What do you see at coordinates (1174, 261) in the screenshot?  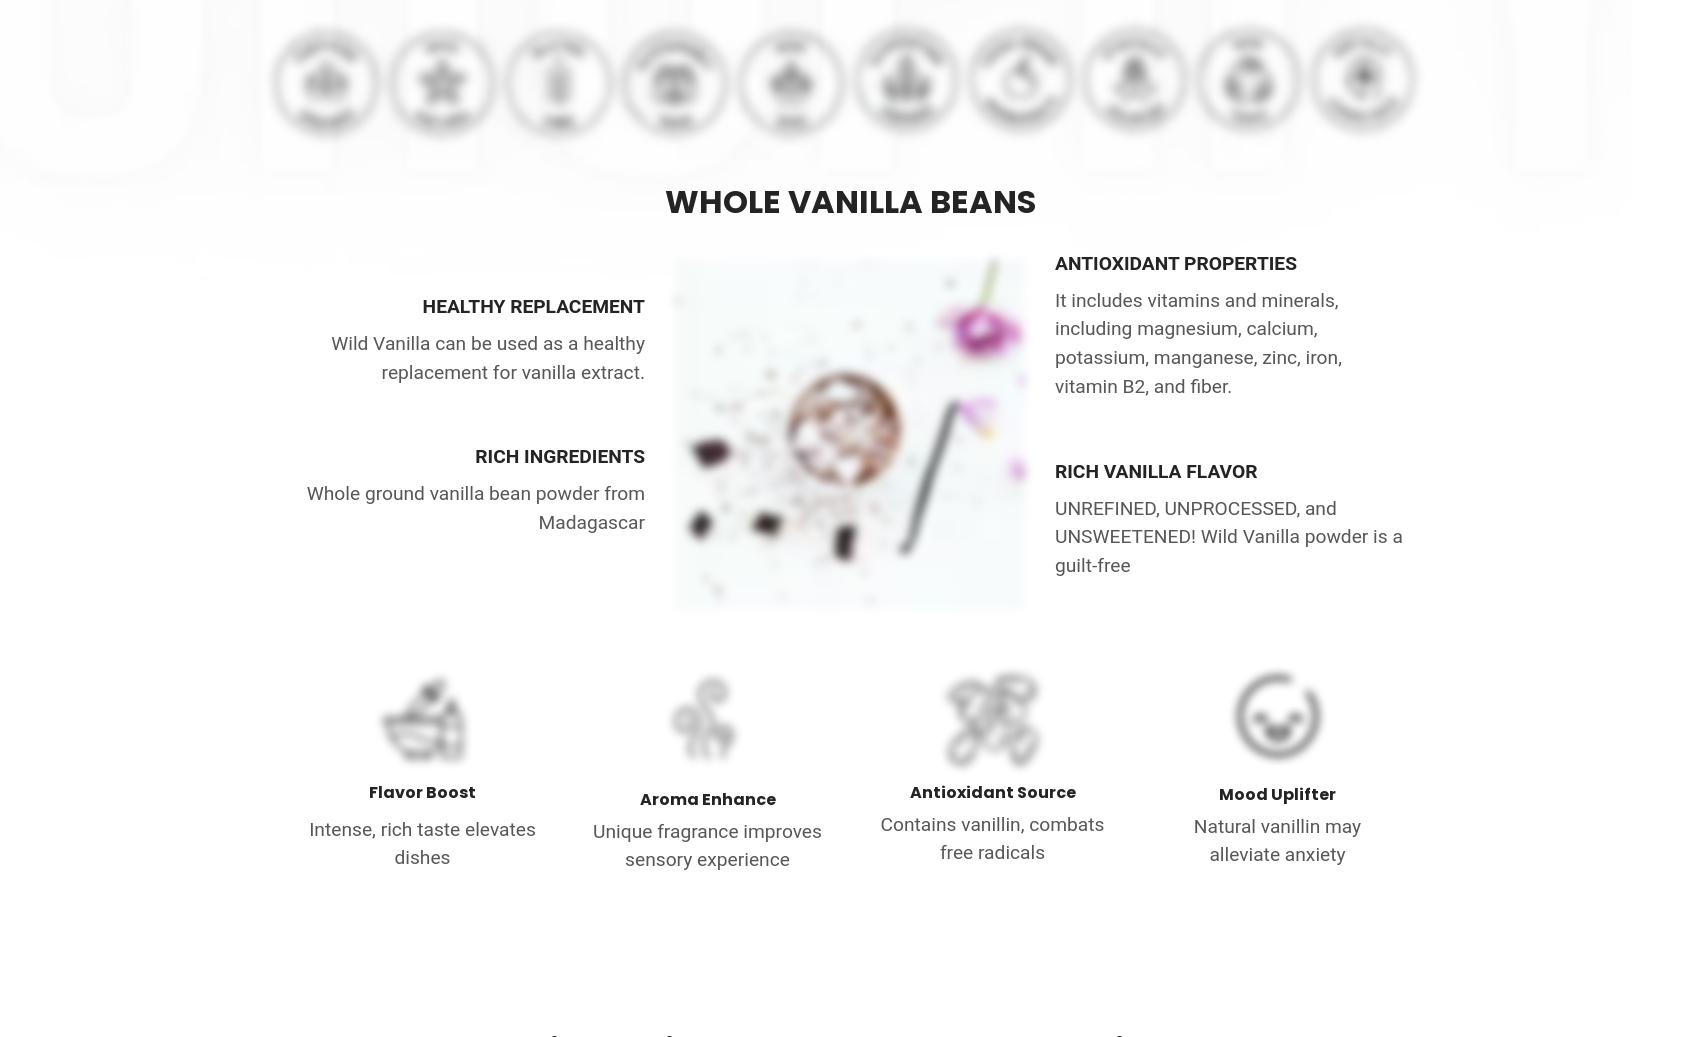 I see `'ANTIOXIDANT PROPERTIES'` at bounding box center [1174, 261].